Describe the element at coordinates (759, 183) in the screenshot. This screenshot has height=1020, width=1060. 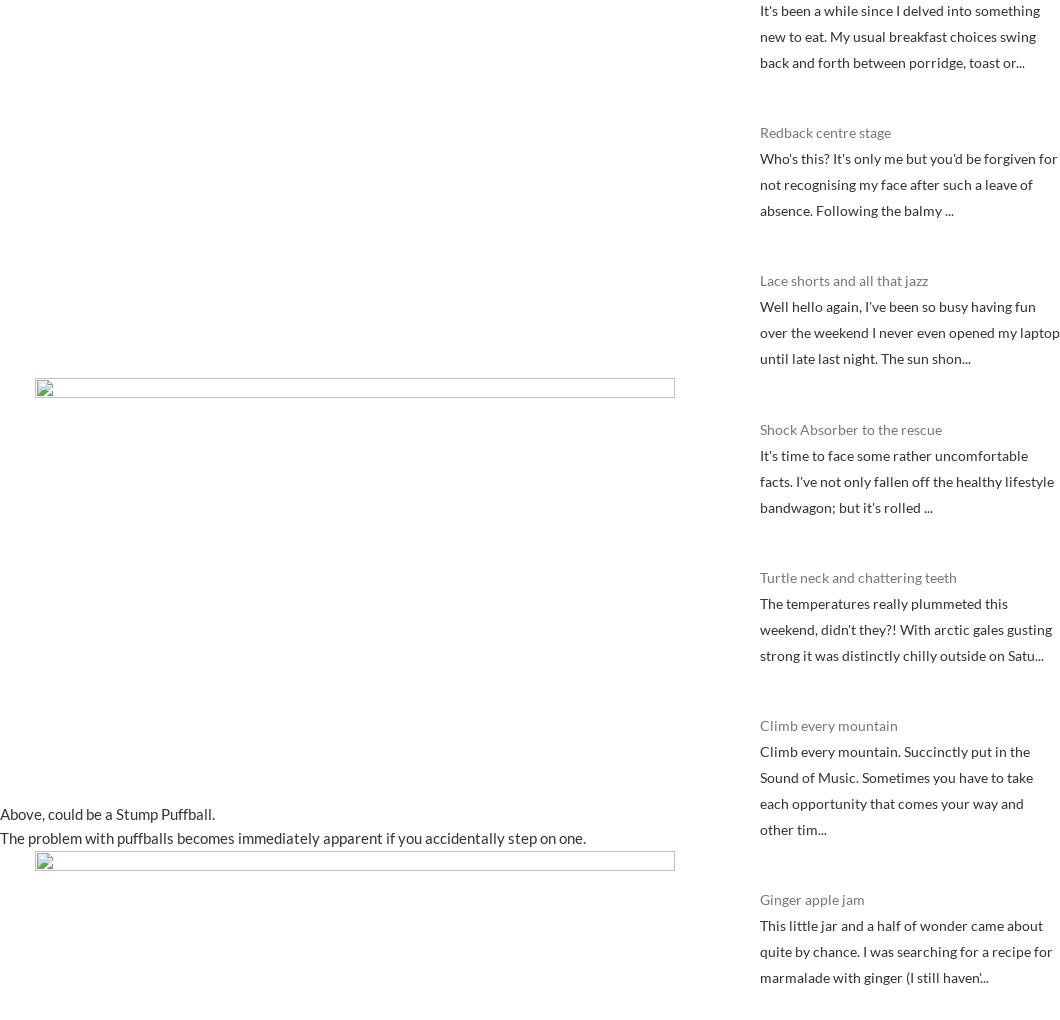
I see `'Who's this? It's only me but you'd be forgiven for not recognising my face after such a leave of absence. Following the balmy ...'` at that location.